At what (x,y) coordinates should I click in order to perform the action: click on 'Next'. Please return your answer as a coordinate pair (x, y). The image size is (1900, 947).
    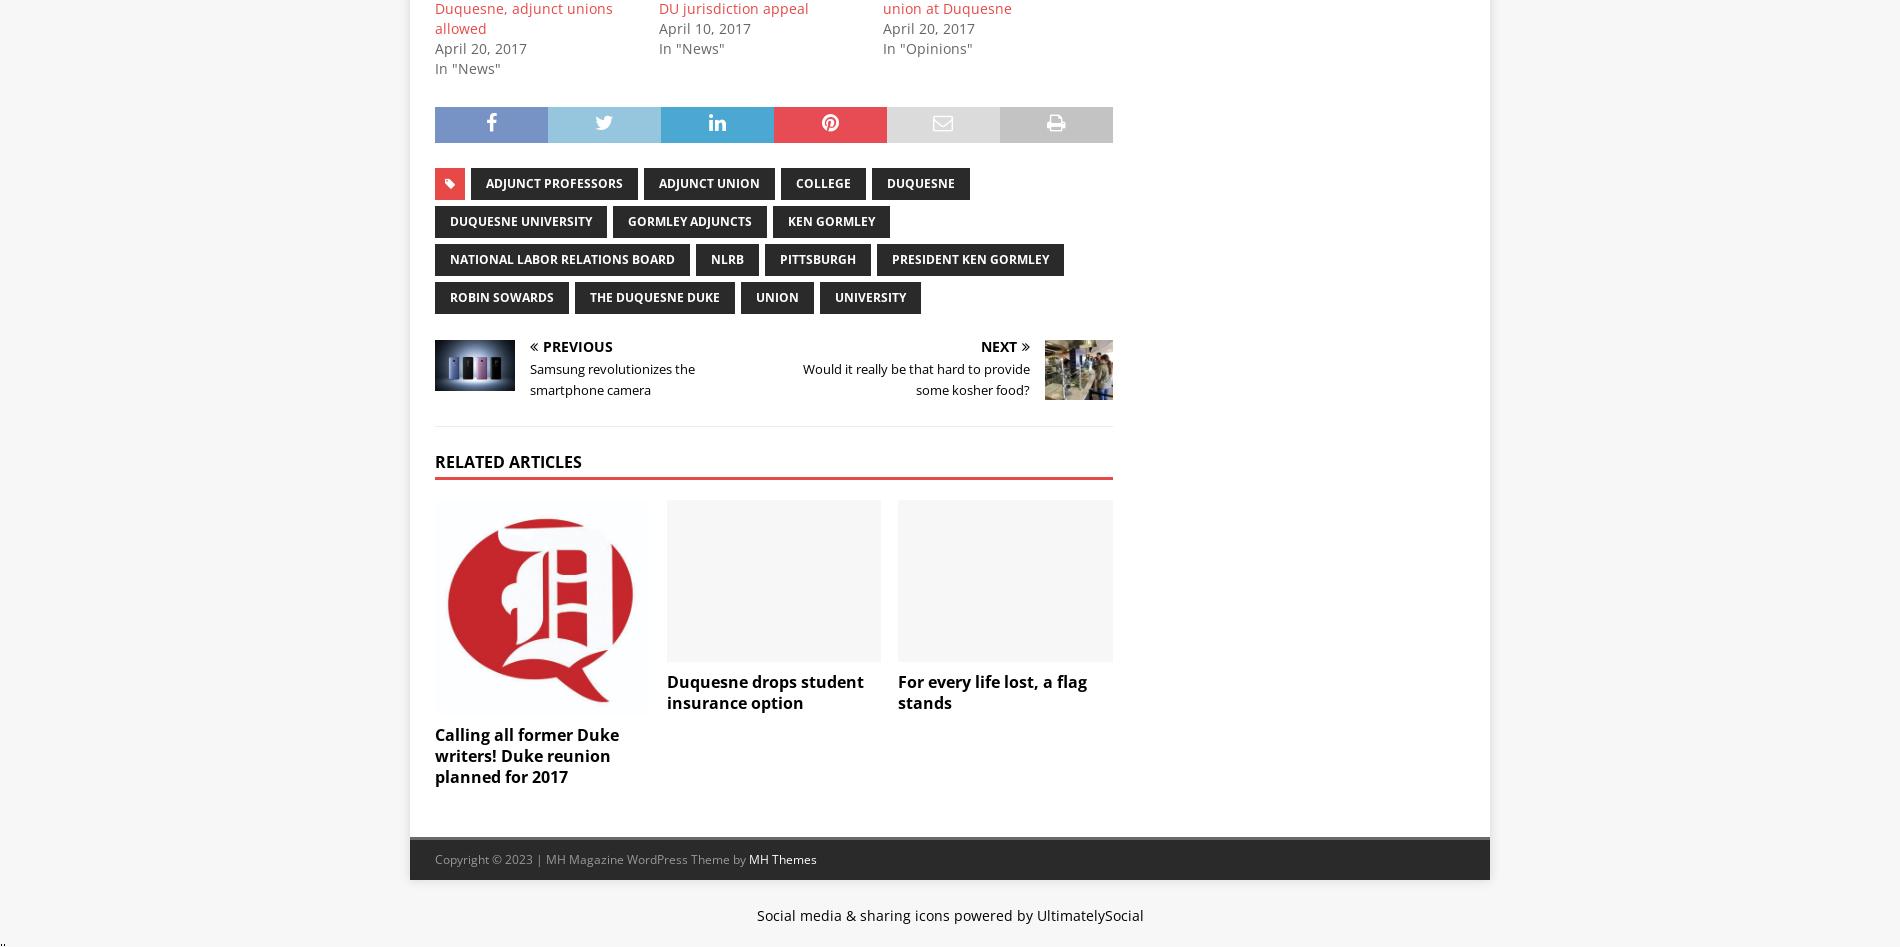
    Looking at the image, I should click on (999, 345).